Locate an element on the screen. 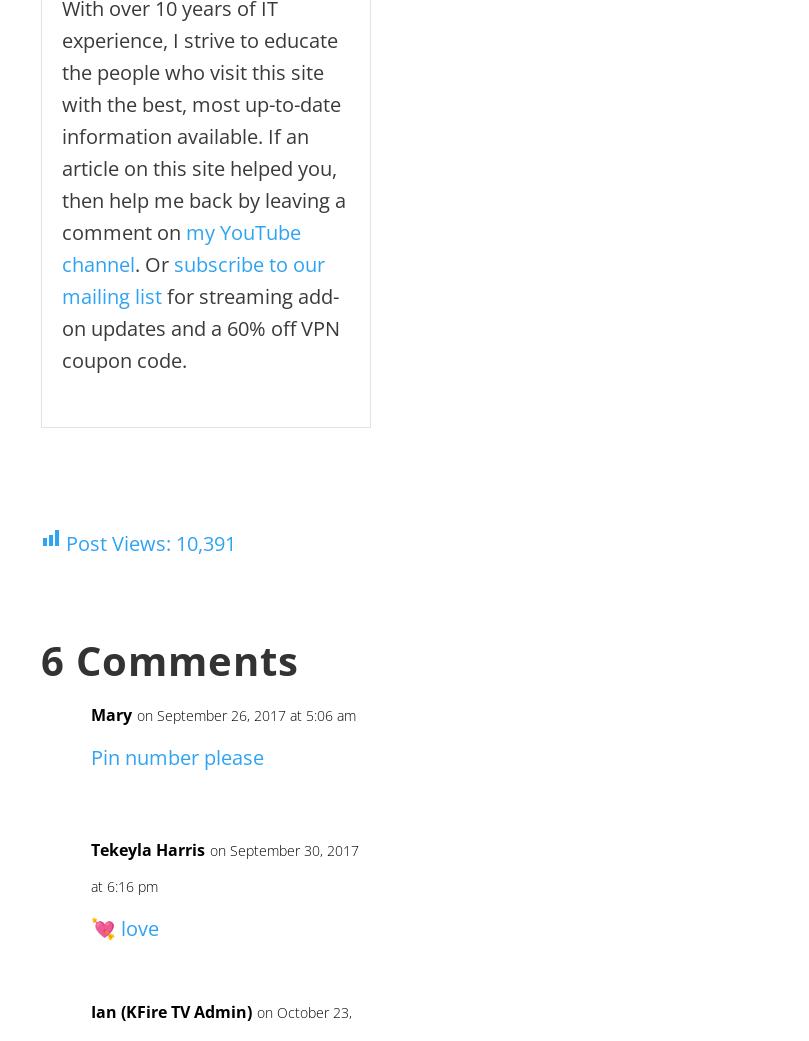 Image resolution: width=809 pixels, height=1041 pixels. 'Post Views:' is located at coordinates (118, 543).